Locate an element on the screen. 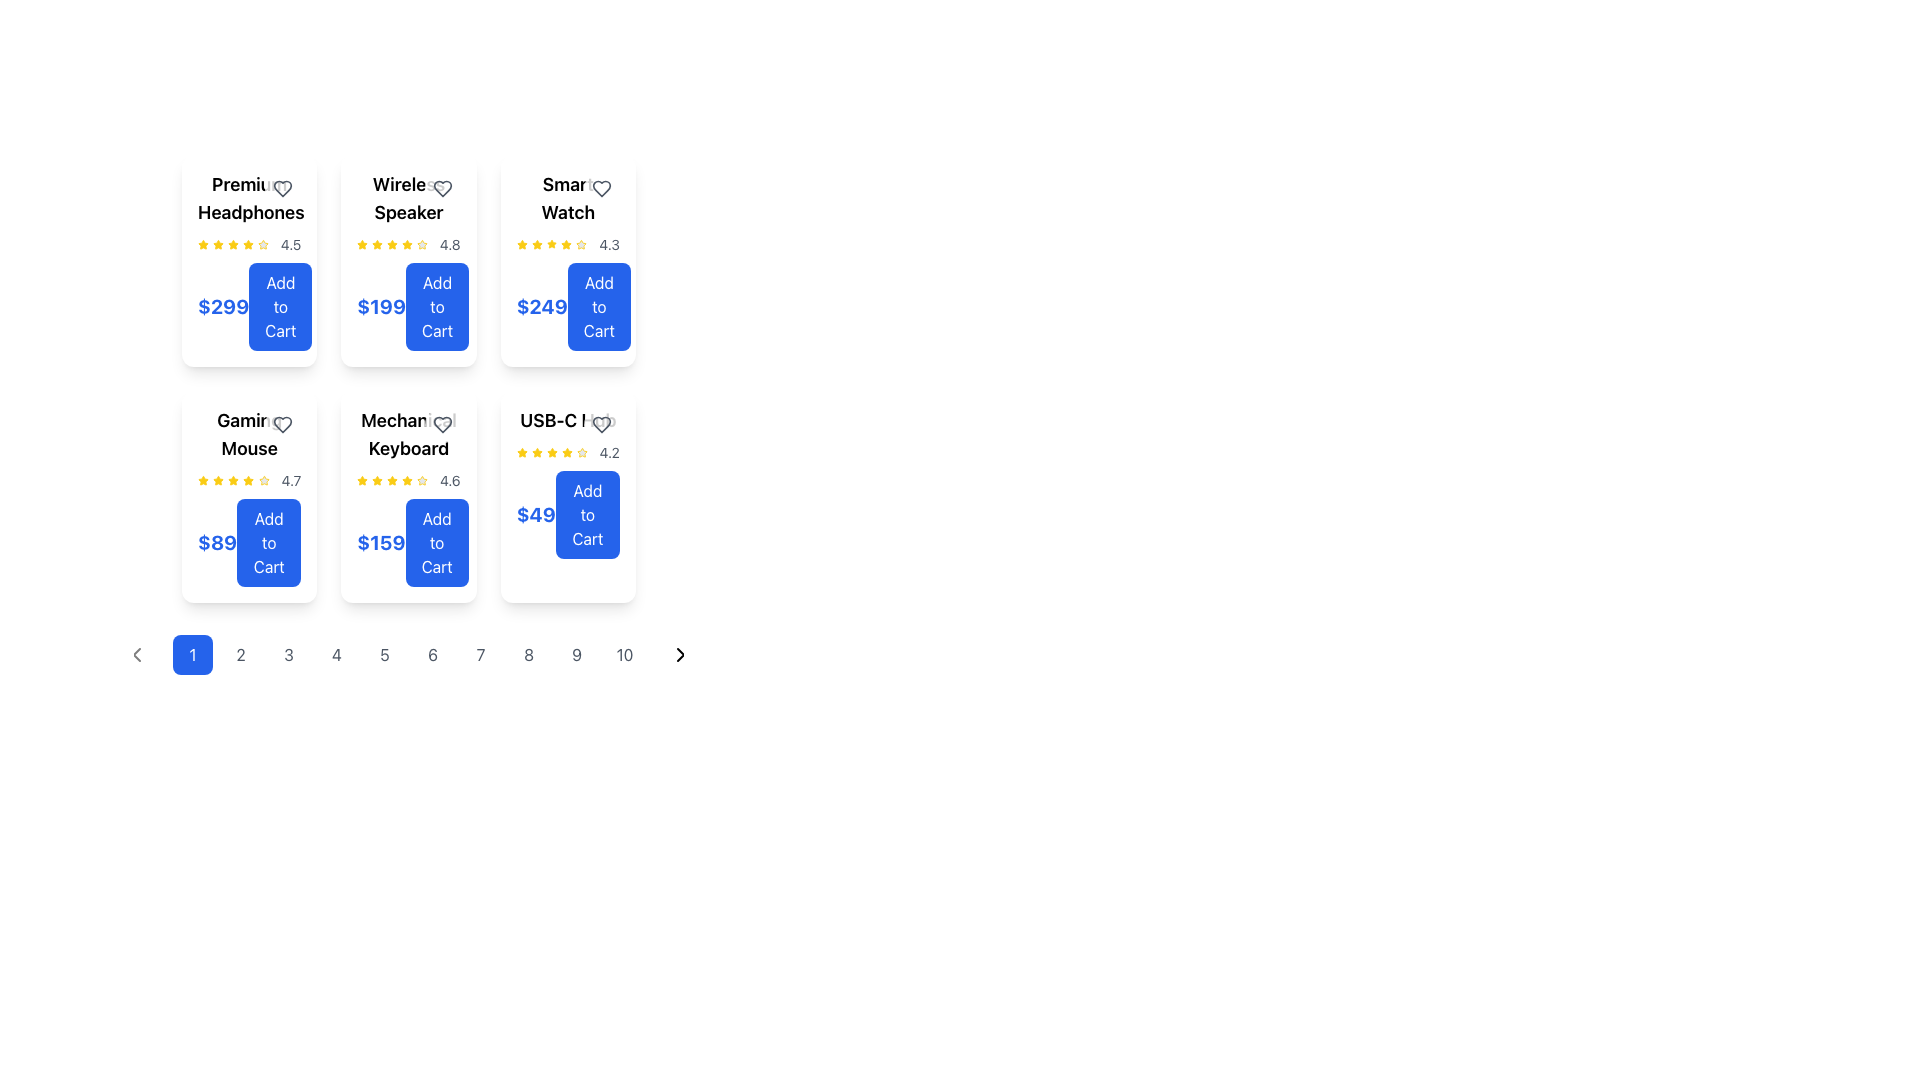 Image resolution: width=1920 pixels, height=1080 pixels. the Price tag label displaying '$199', which is styled in bold, large blue font and is located above the 'Add to Cart' button in the second product card of the grid layout is located at coordinates (381, 307).